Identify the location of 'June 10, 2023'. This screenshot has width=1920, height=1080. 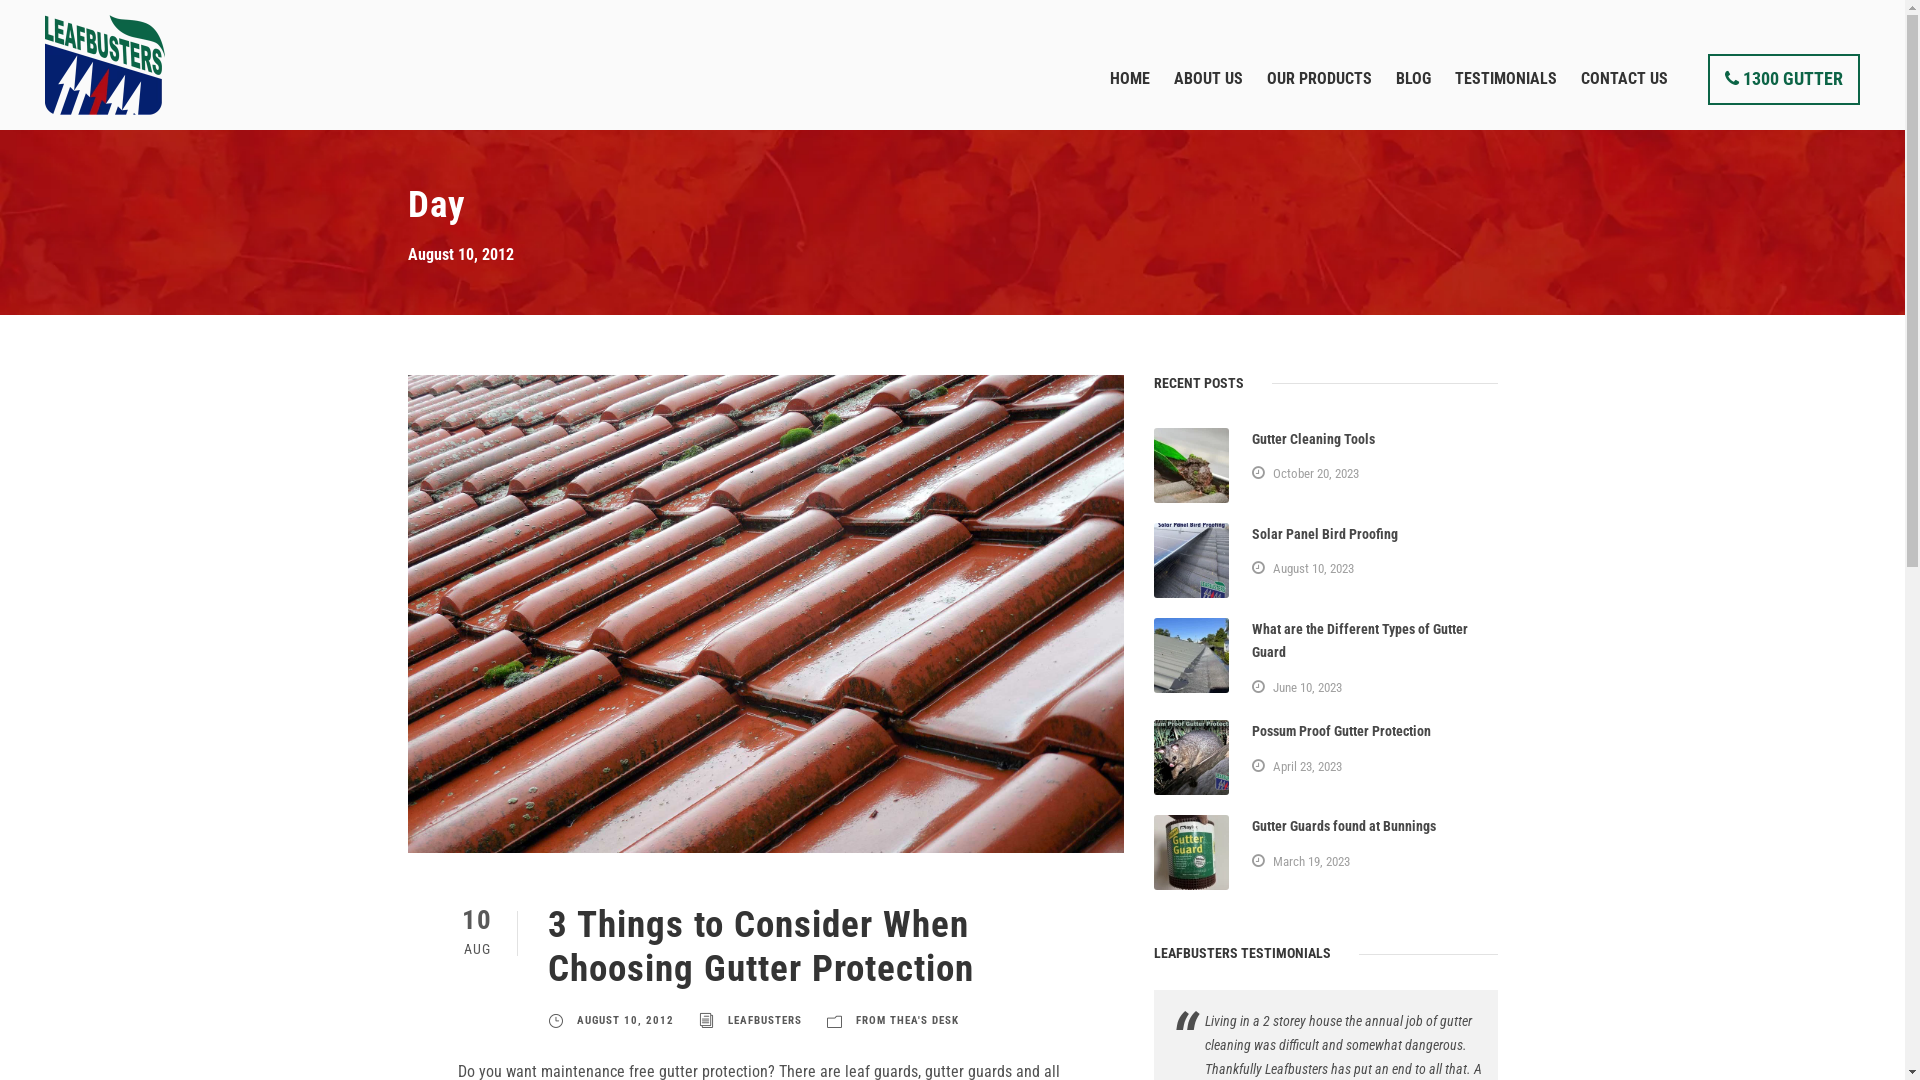
(1307, 686).